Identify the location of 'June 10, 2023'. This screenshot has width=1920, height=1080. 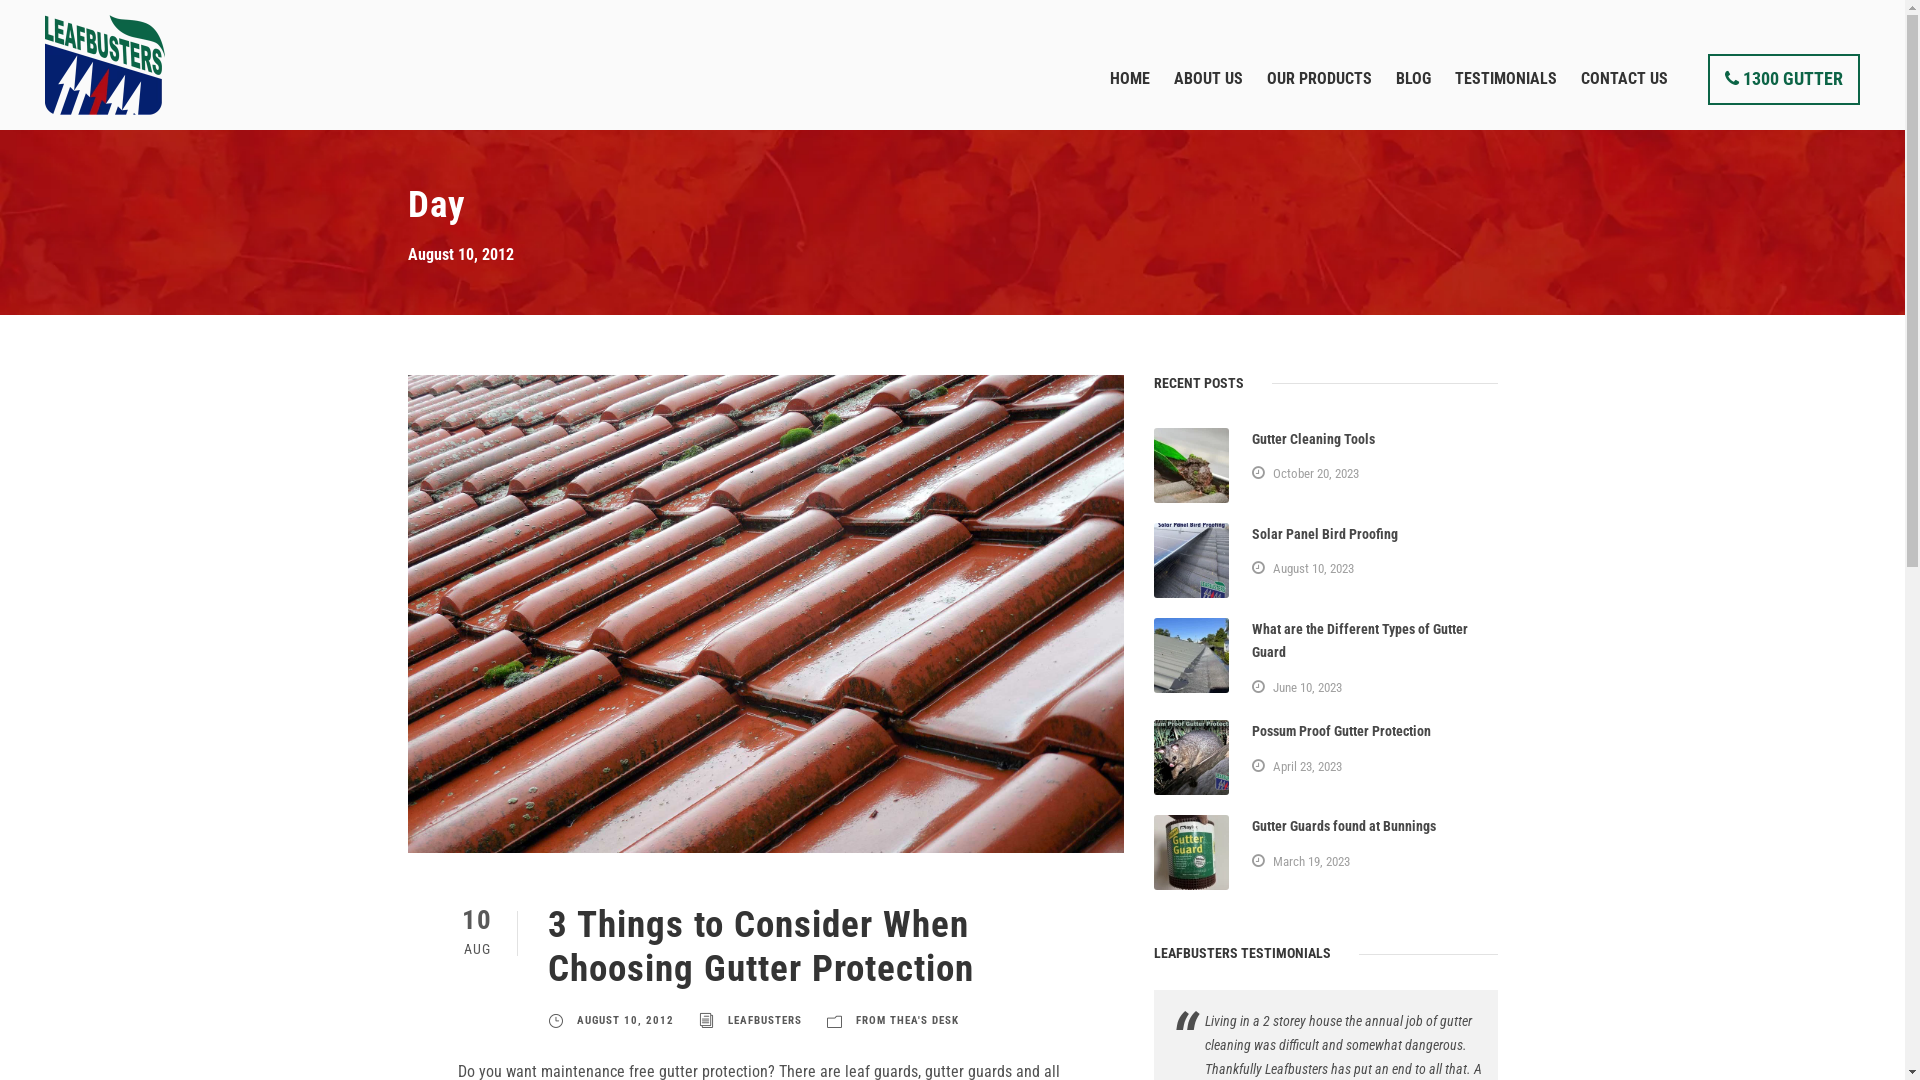
(1307, 686).